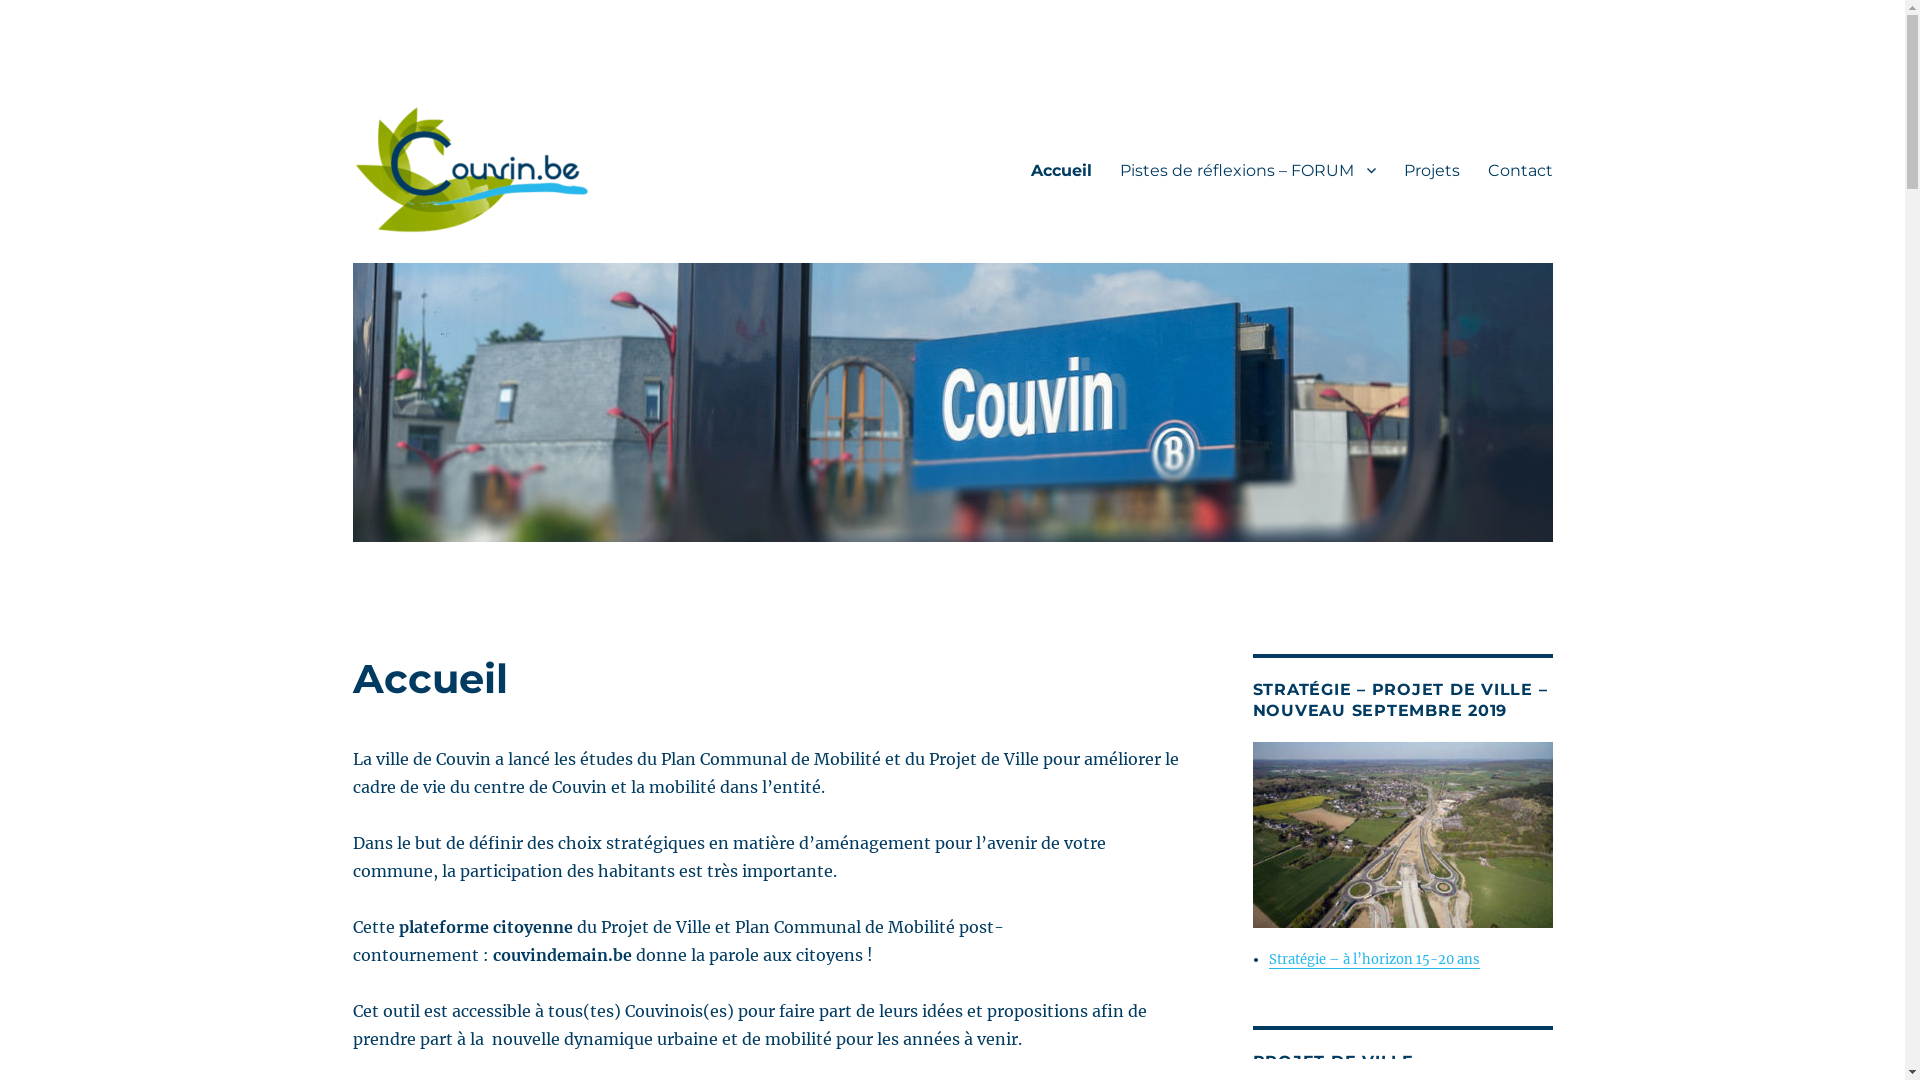 The height and width of the screenshot is (1080, 1920). What do you see at coordinates (1430, 168) in the screenshot?
I see `'Projets'` at bounding box center [1430, 168].